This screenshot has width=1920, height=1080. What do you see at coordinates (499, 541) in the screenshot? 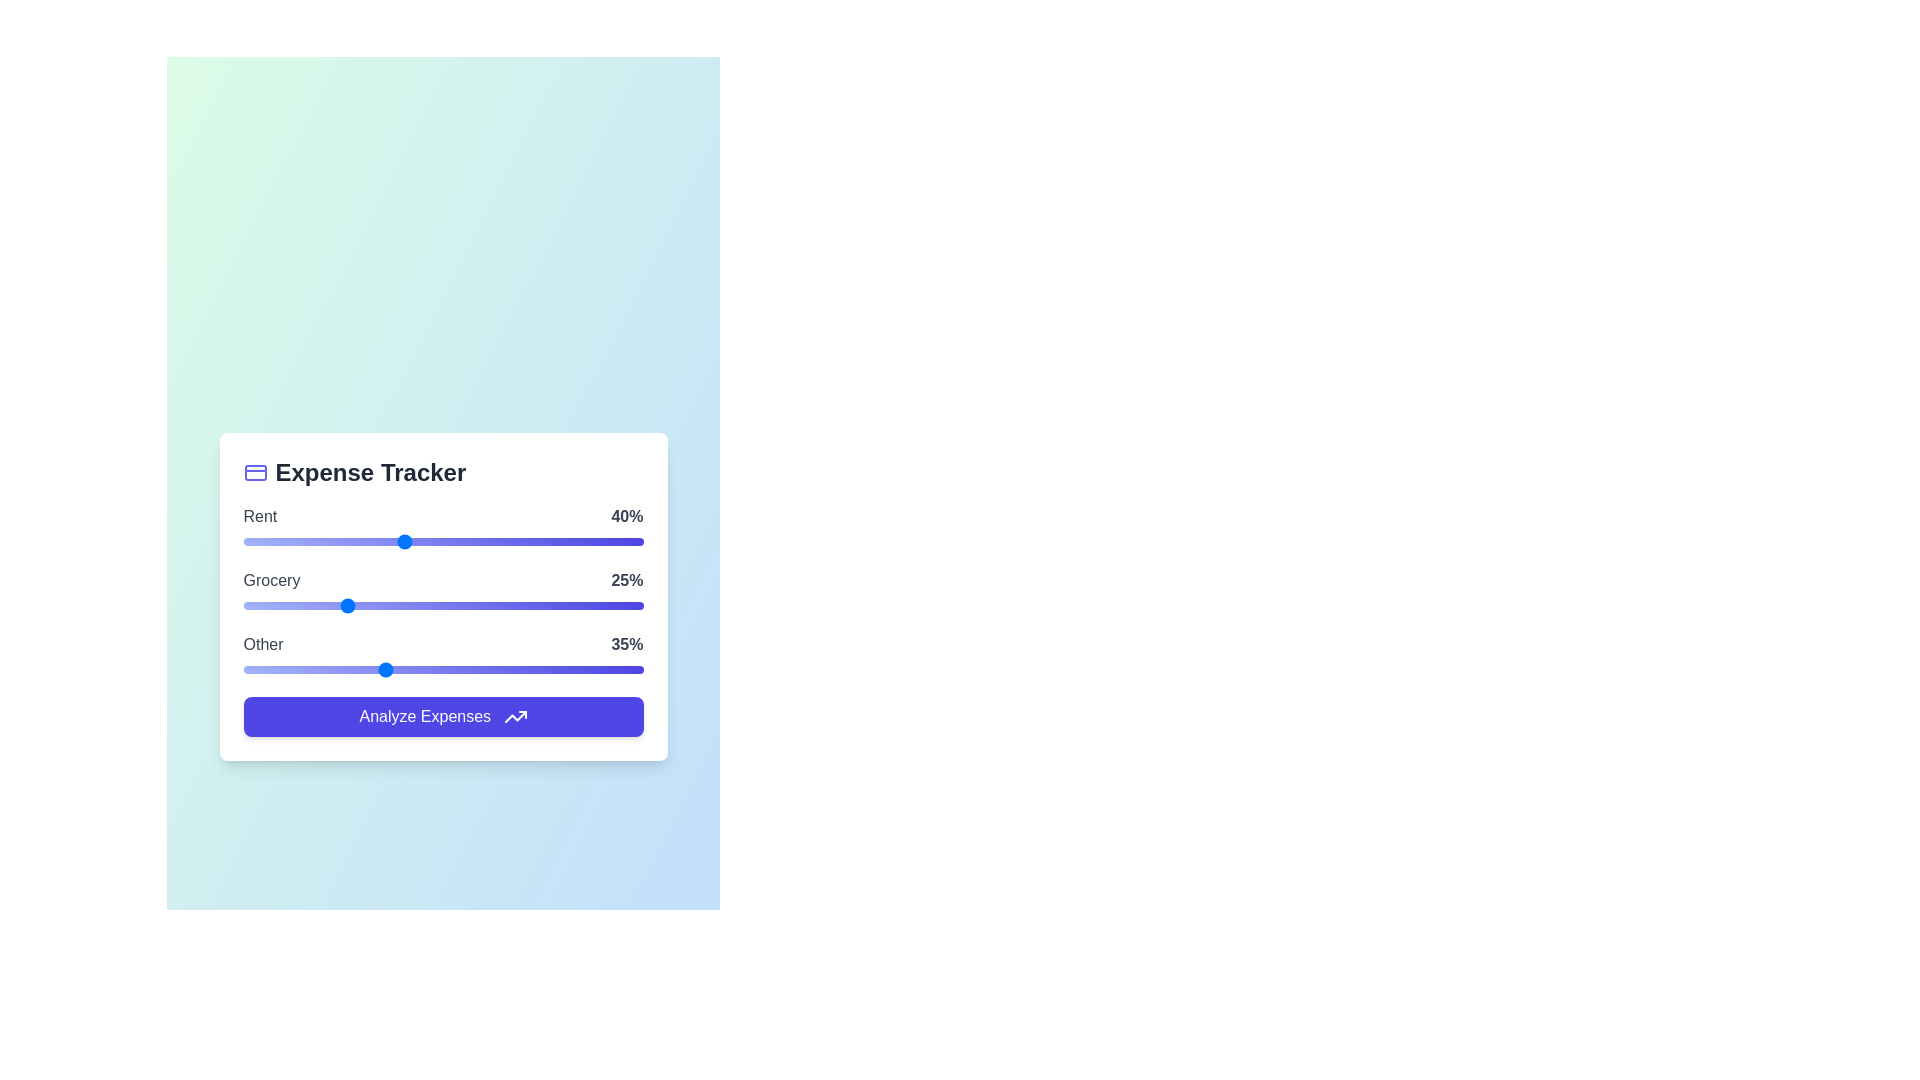
I see `the 'Rent' slider to 64%` at bounding box center [499, 541].